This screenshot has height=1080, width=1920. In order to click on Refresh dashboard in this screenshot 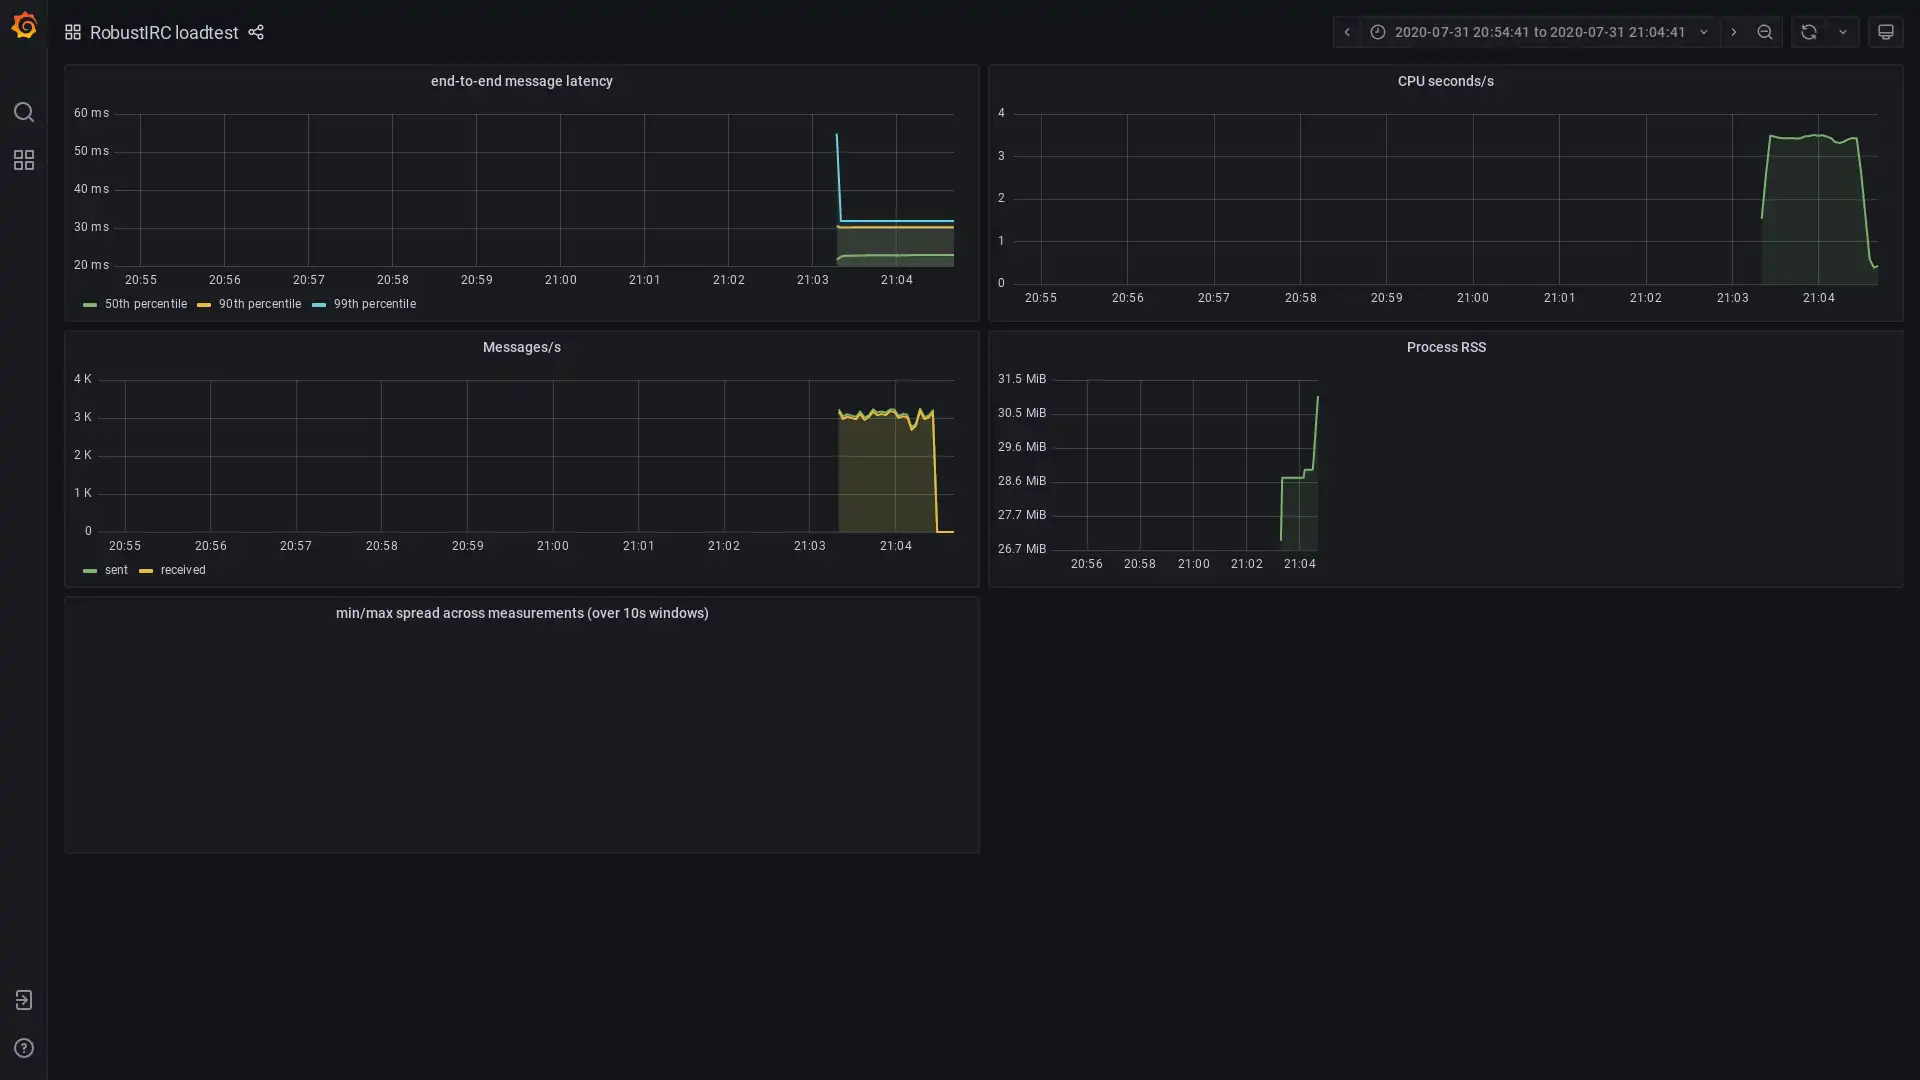, I will do `click(1808, 31)`.